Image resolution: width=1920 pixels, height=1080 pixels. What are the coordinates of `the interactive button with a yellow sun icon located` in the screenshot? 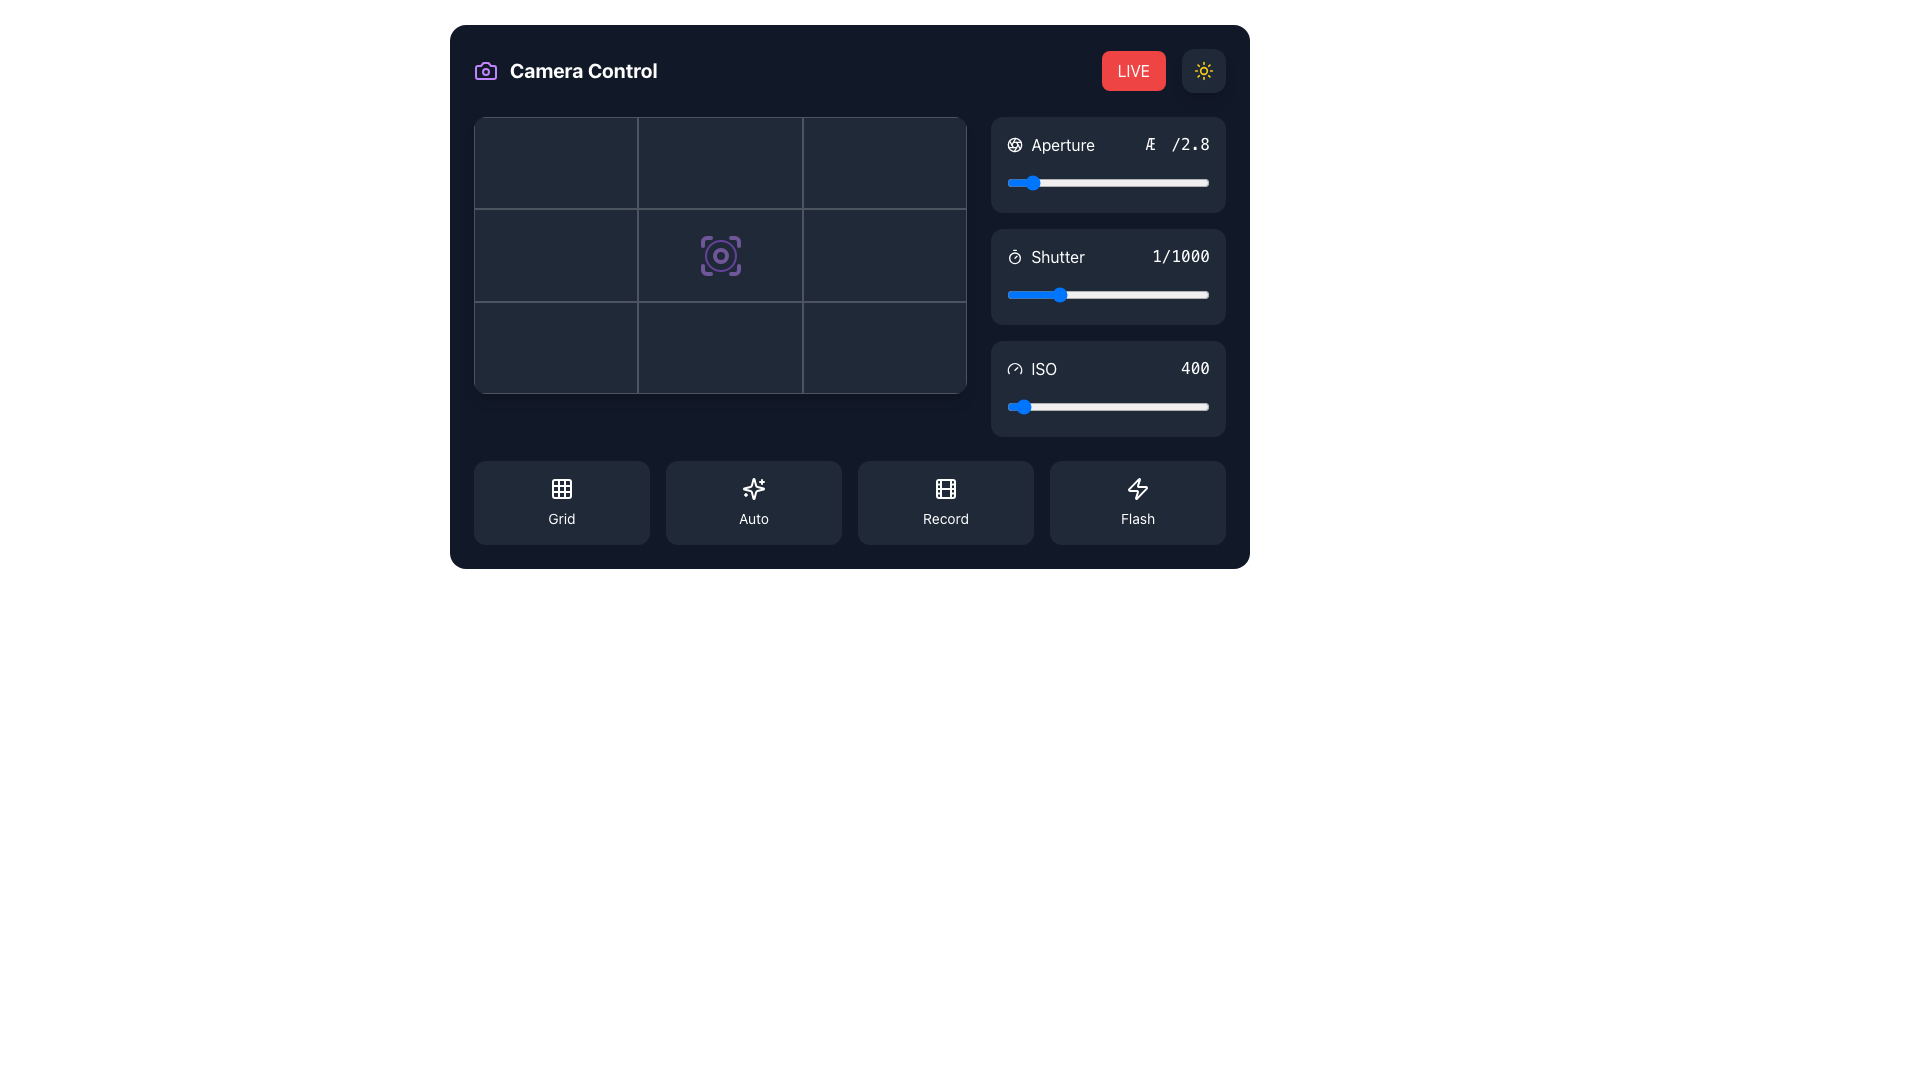 It's located at (1203, 69).